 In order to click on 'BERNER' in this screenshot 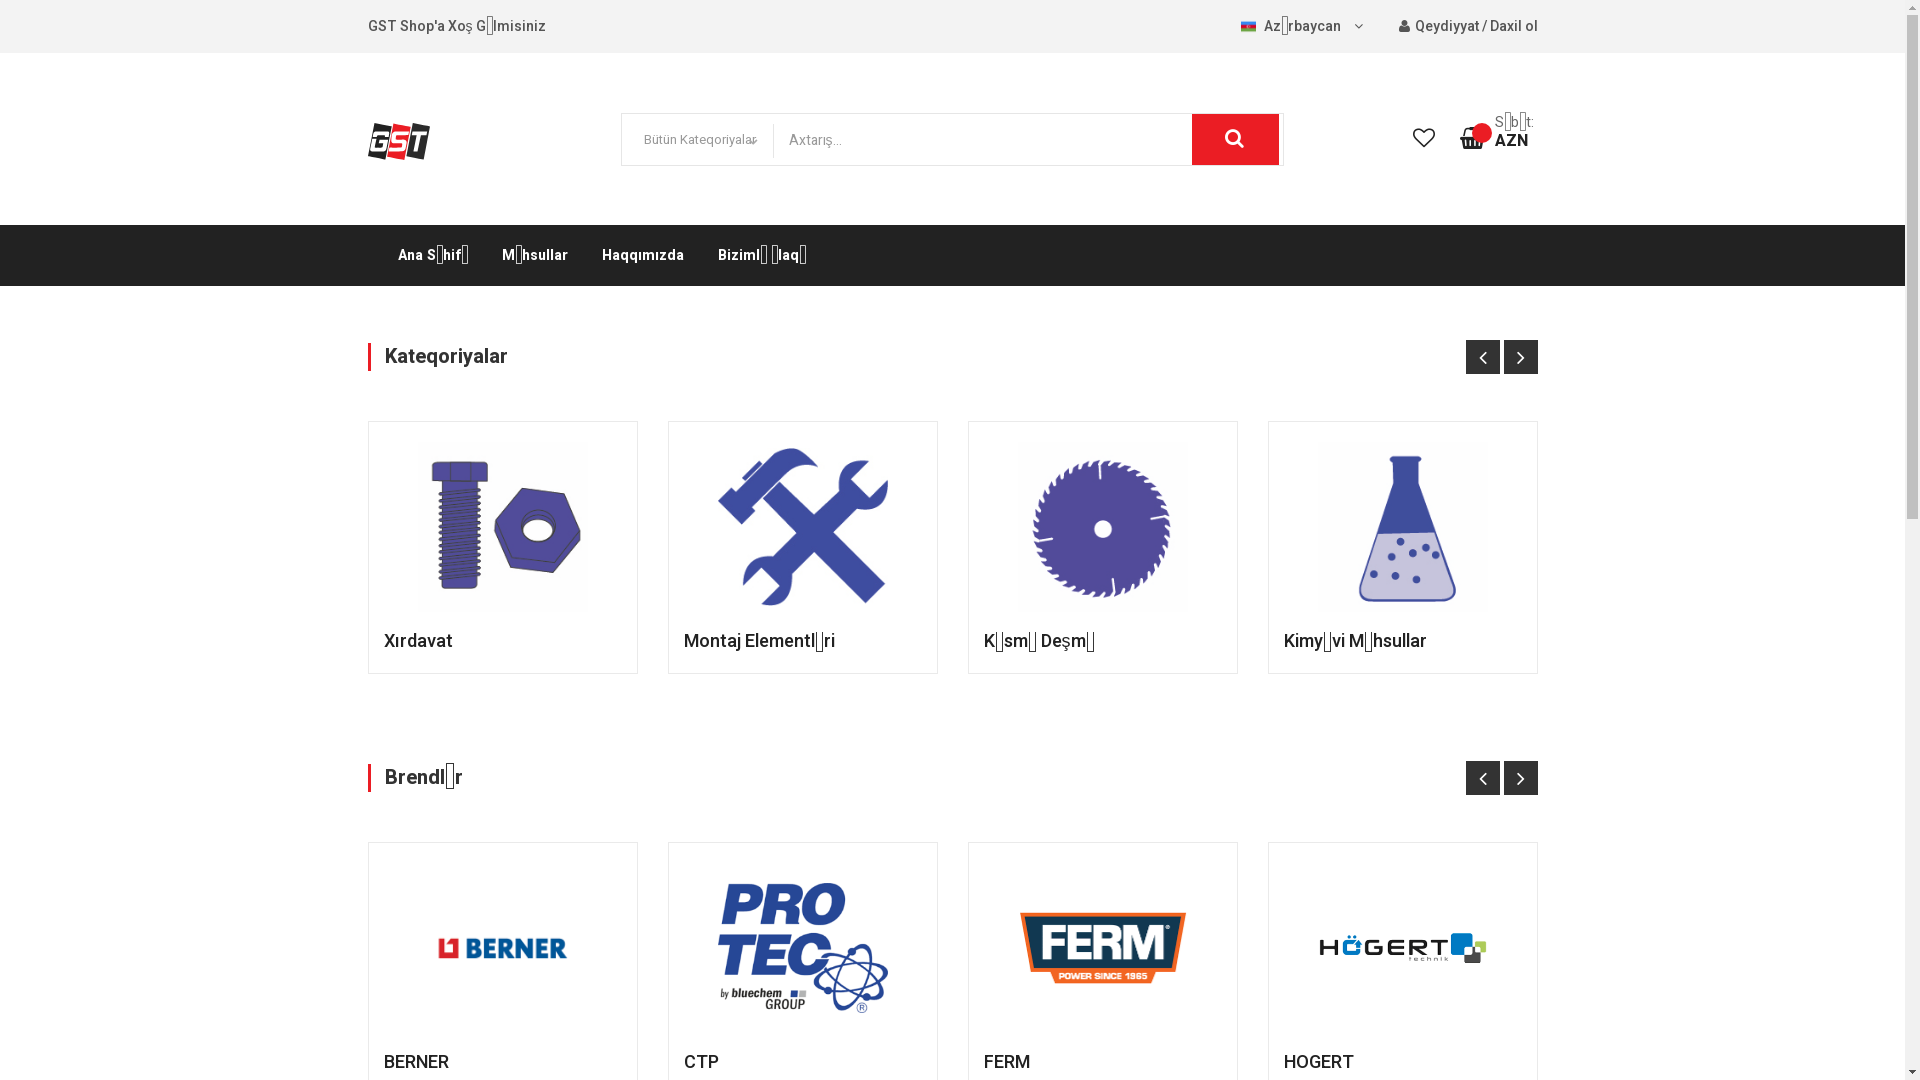, I will do `click(384, 1061)`.